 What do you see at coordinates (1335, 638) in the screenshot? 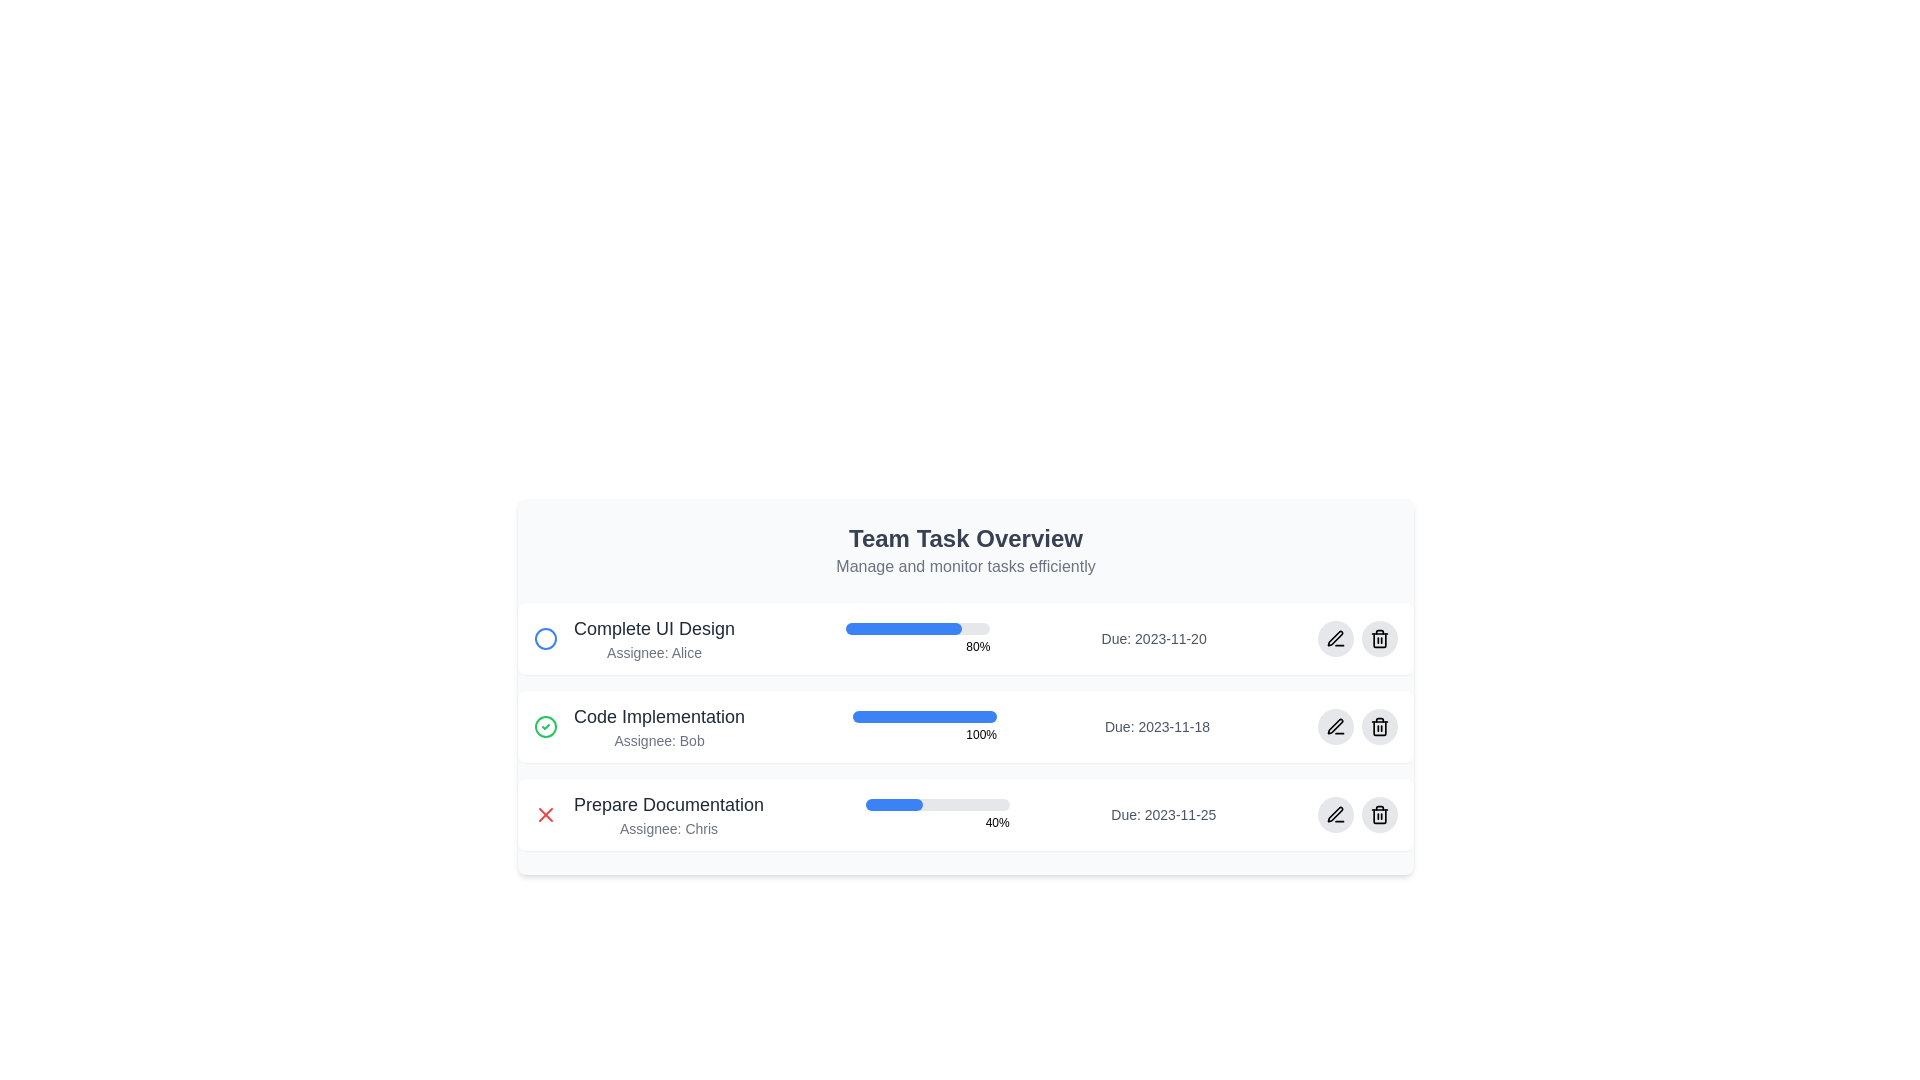
I see `the pen-like icon button located in the rightmost section of the 'Code Implementation' row` at bounding box center [1335, 638].